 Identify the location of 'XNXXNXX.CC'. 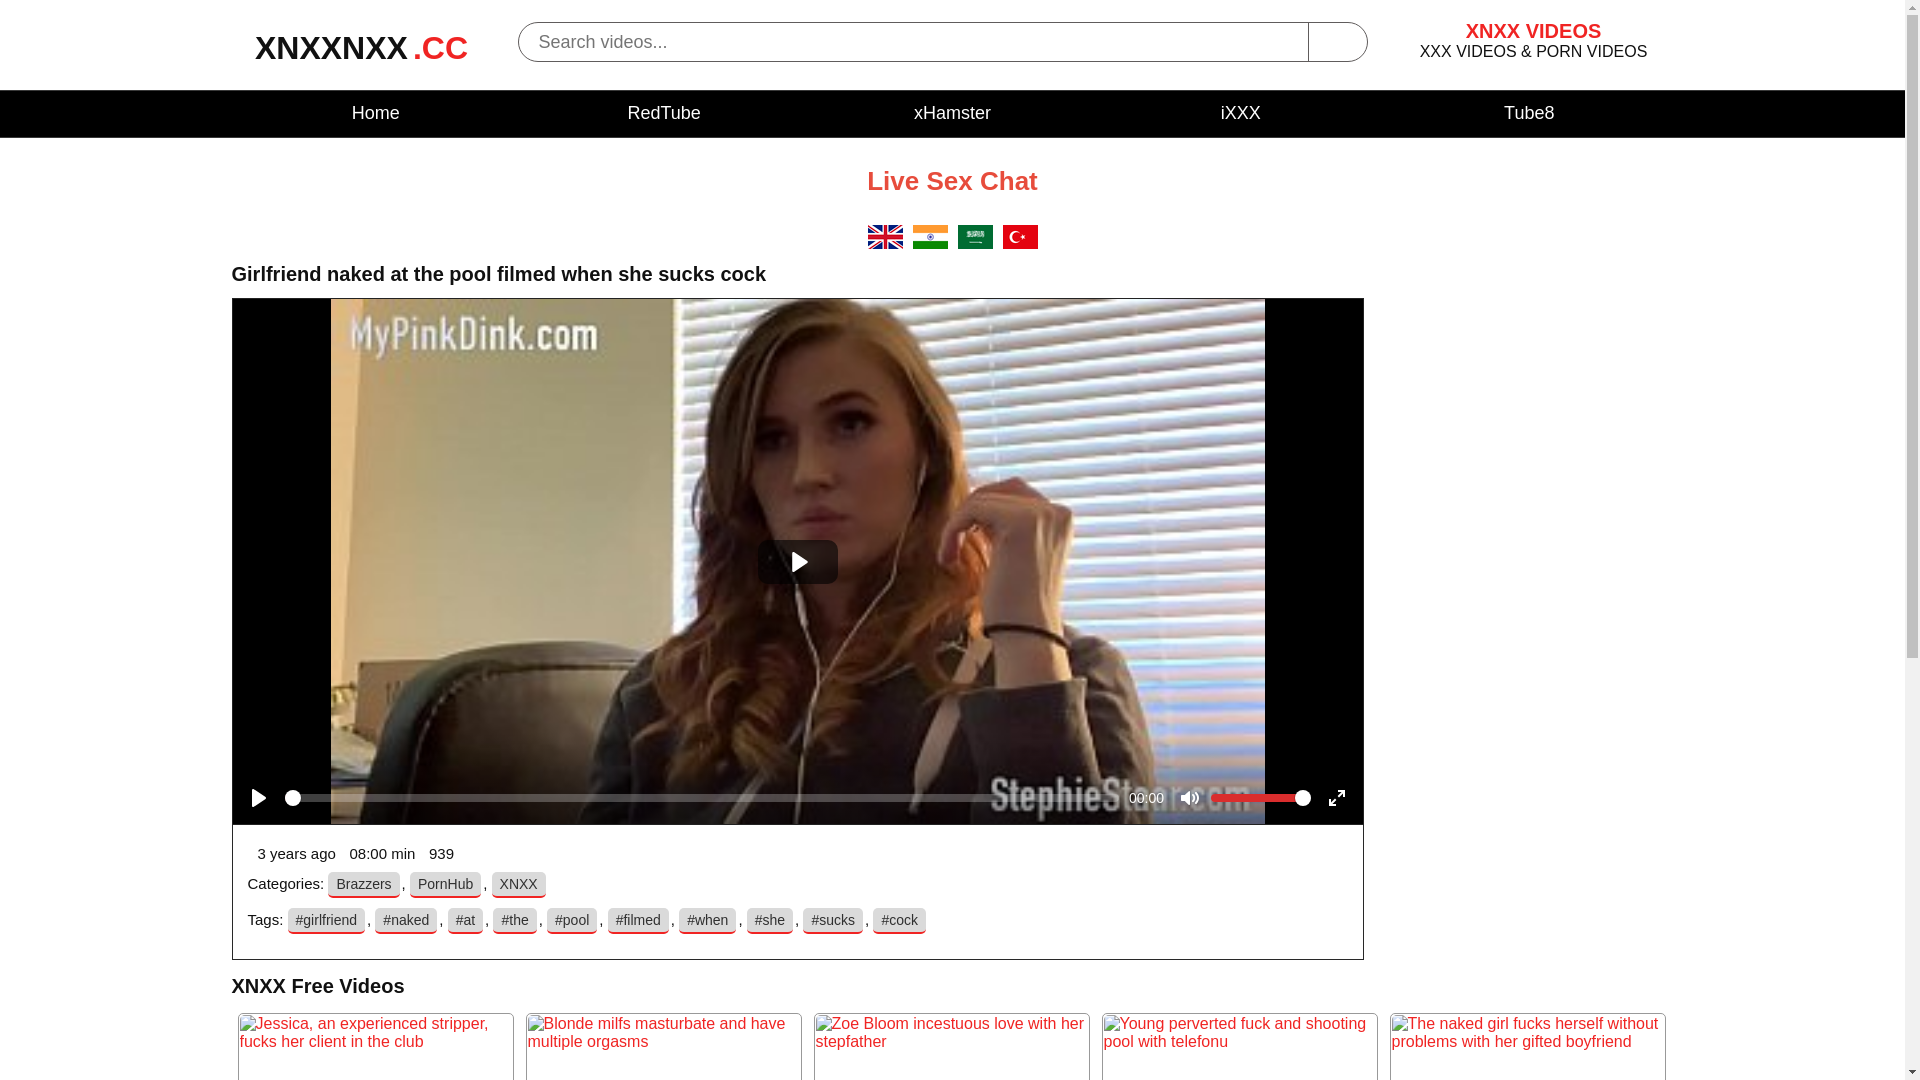
(361, 53).